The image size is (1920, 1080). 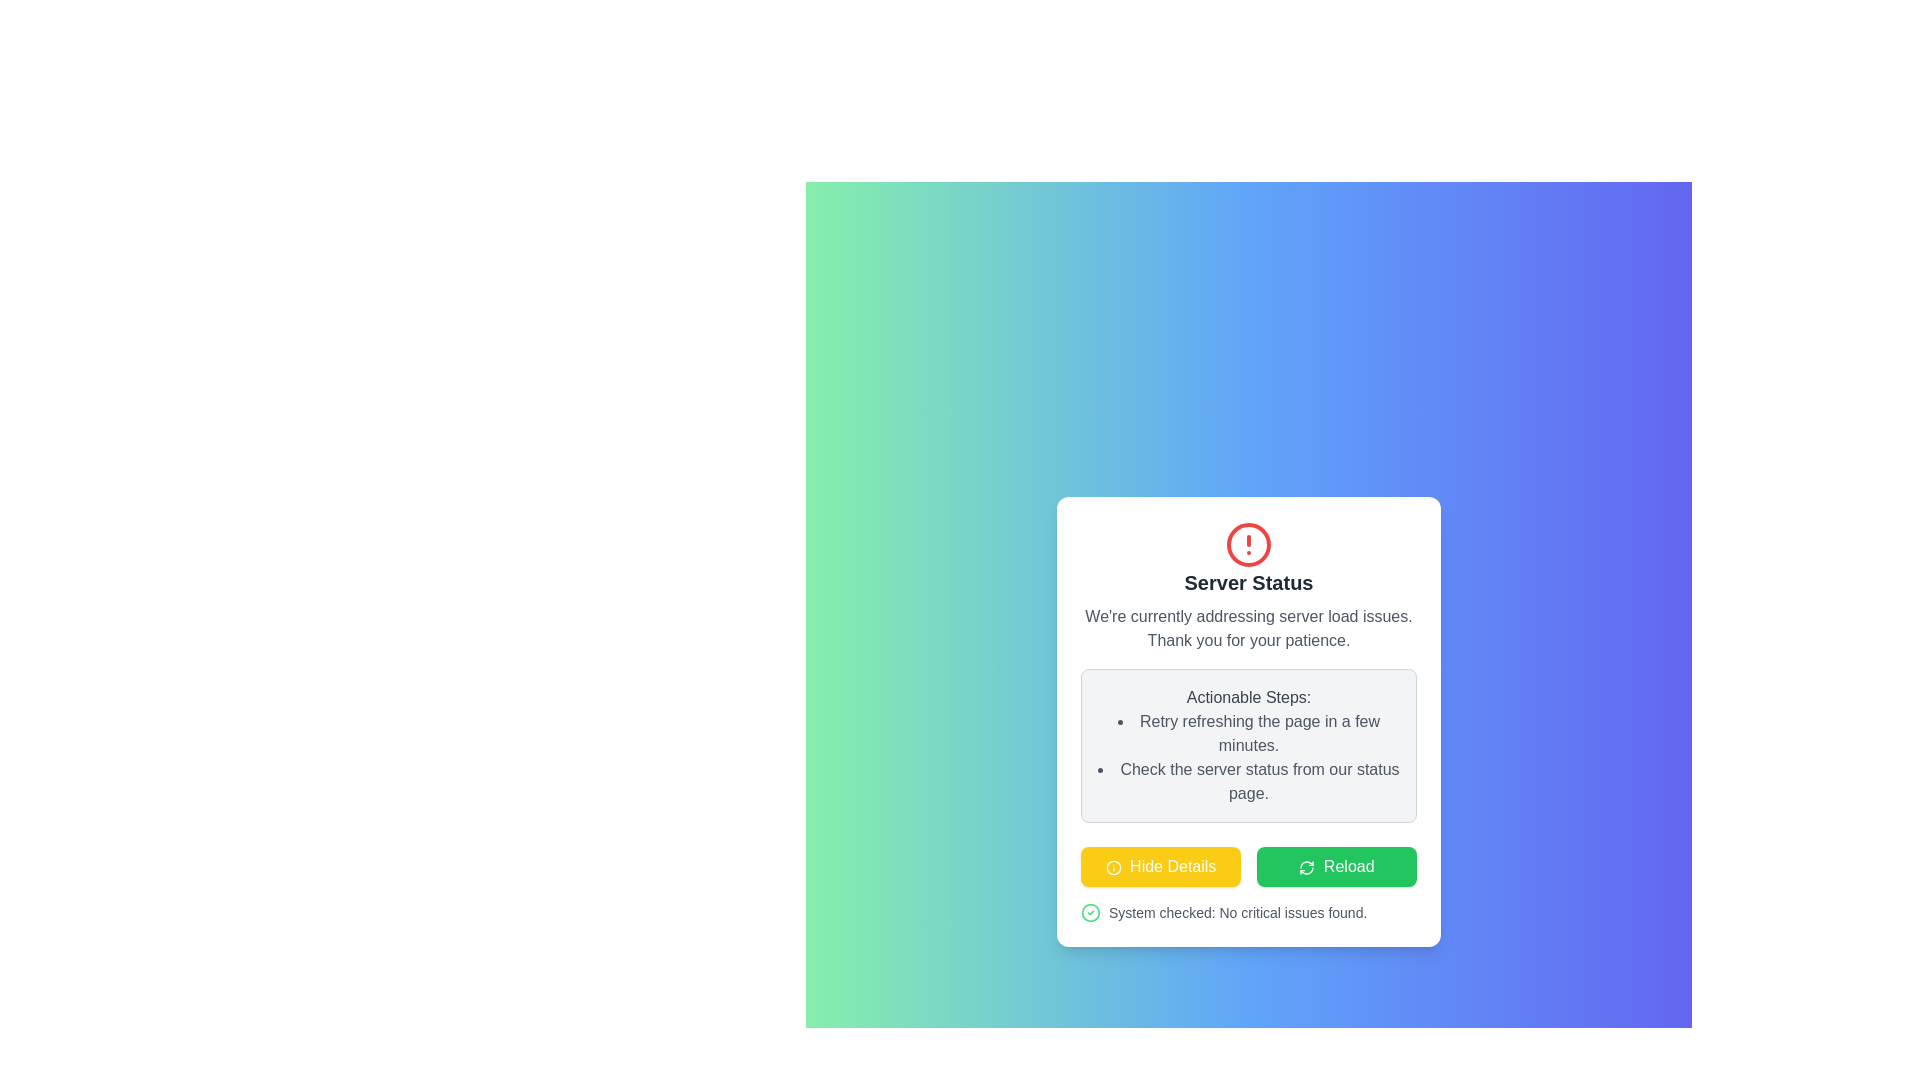 What do you see at coordinates (1112, 866) in the screenshot?
I see `the decorative icon positioned to the left of the 'Hide Details' text within the yellow button at the bottom center of the dialog box` at bounding box center [1112, 866].